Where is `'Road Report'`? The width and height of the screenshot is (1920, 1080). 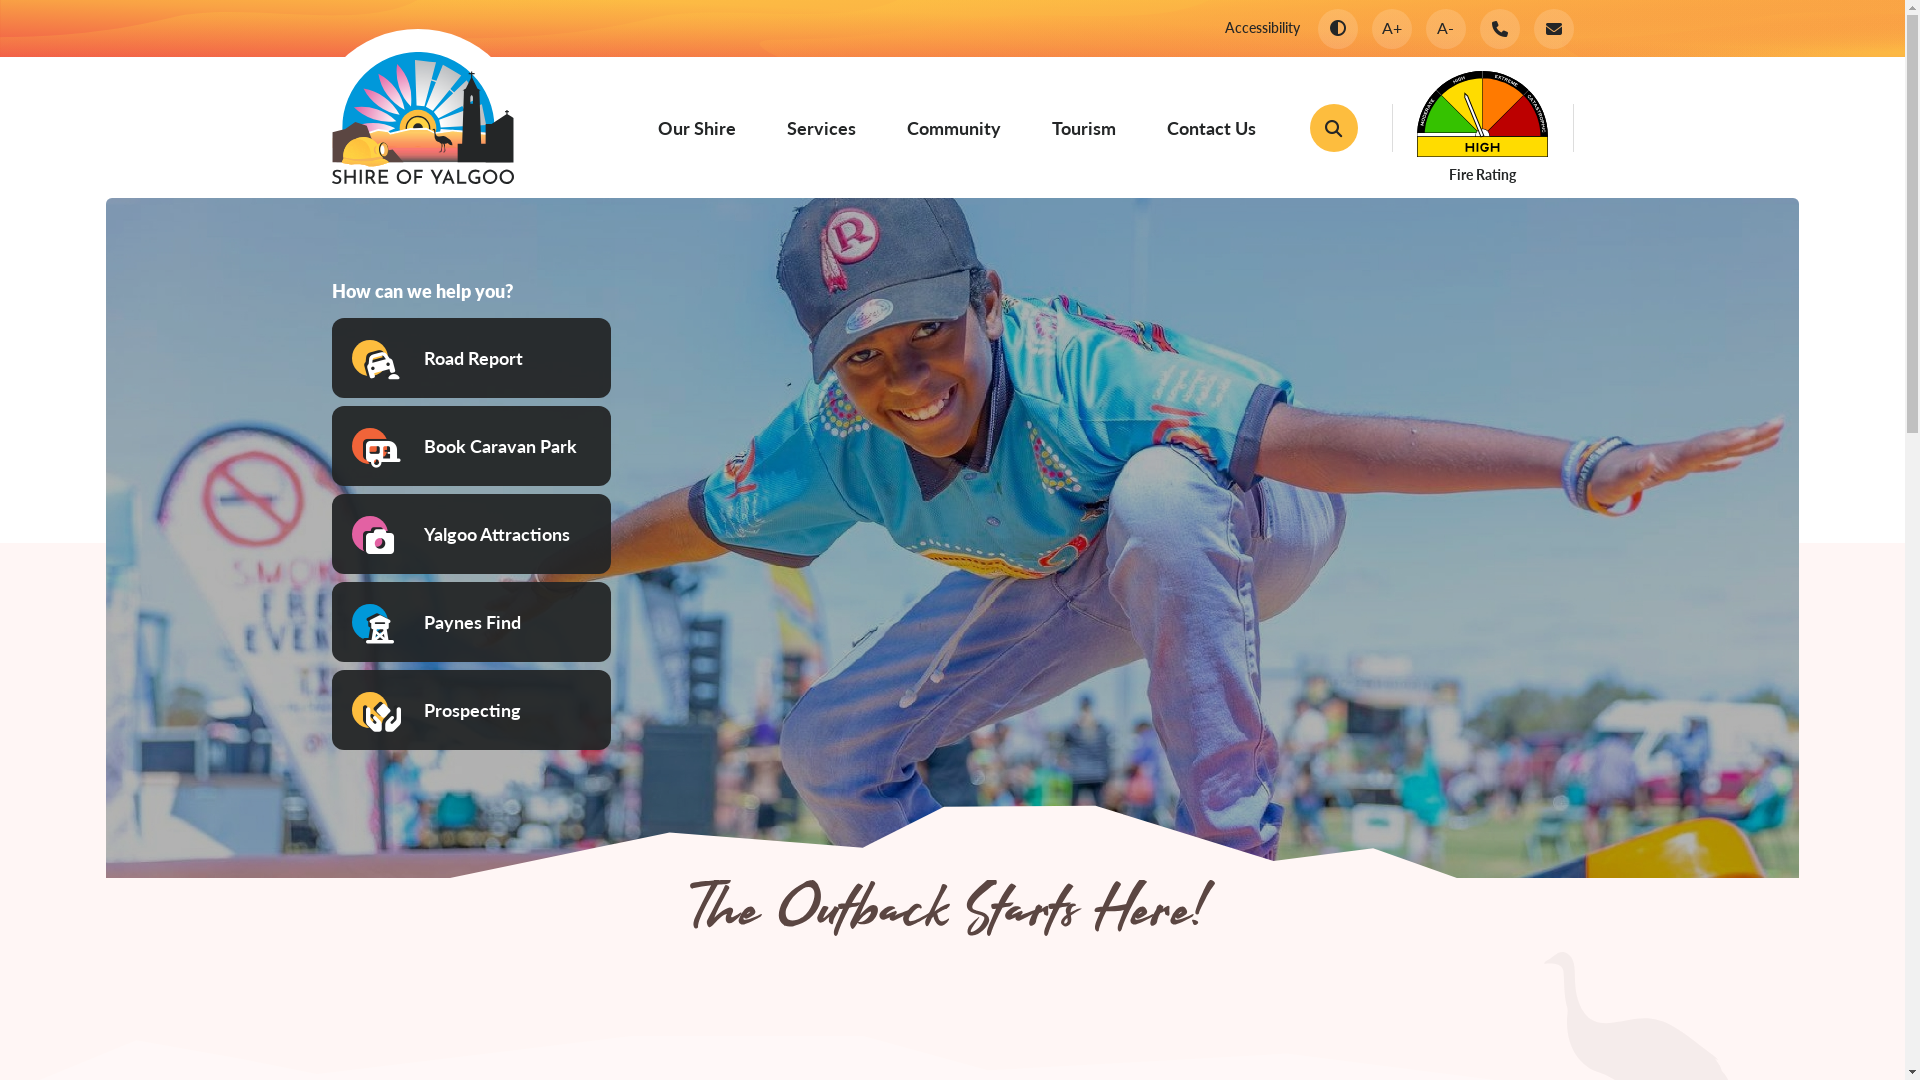
'Road Report' is located at coordinates (470, 357).